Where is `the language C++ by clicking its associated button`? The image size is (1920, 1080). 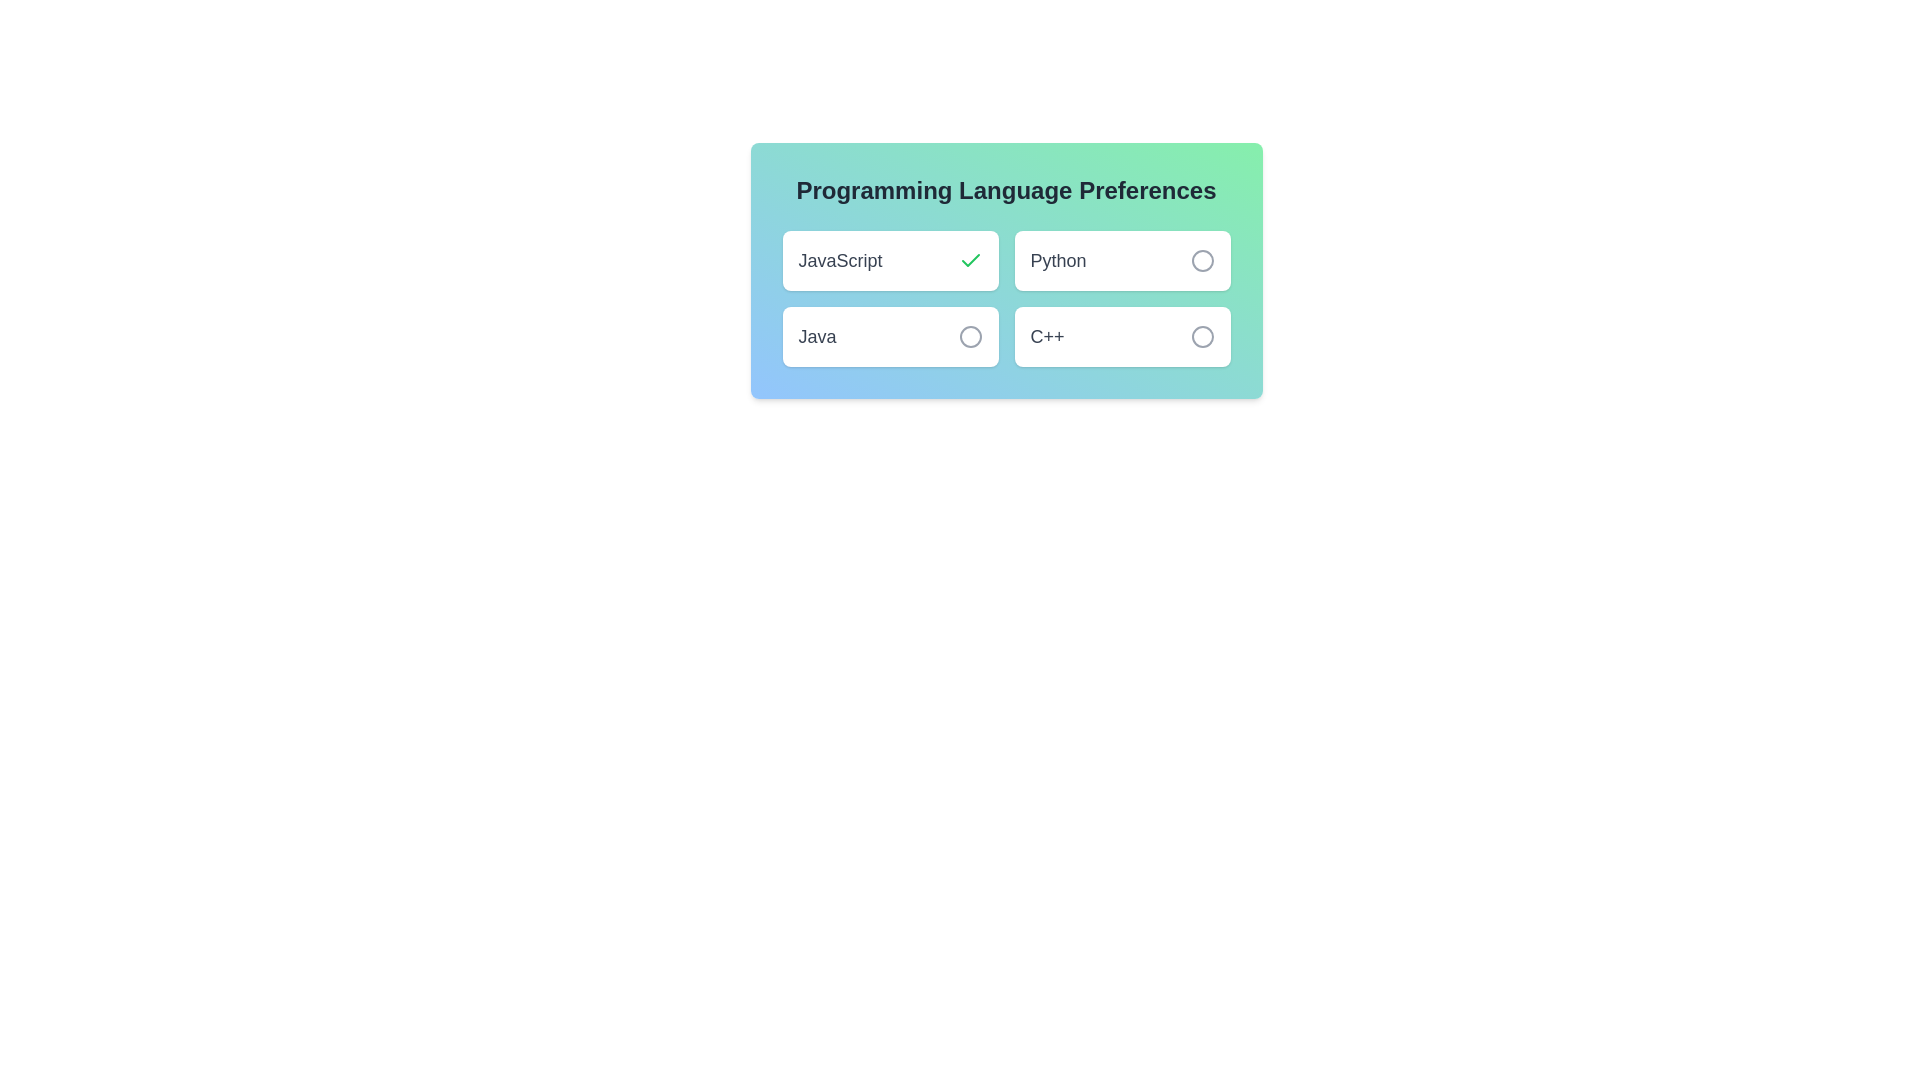
the language C++ by clicking its associated button is located at coordinates (1201, 335).